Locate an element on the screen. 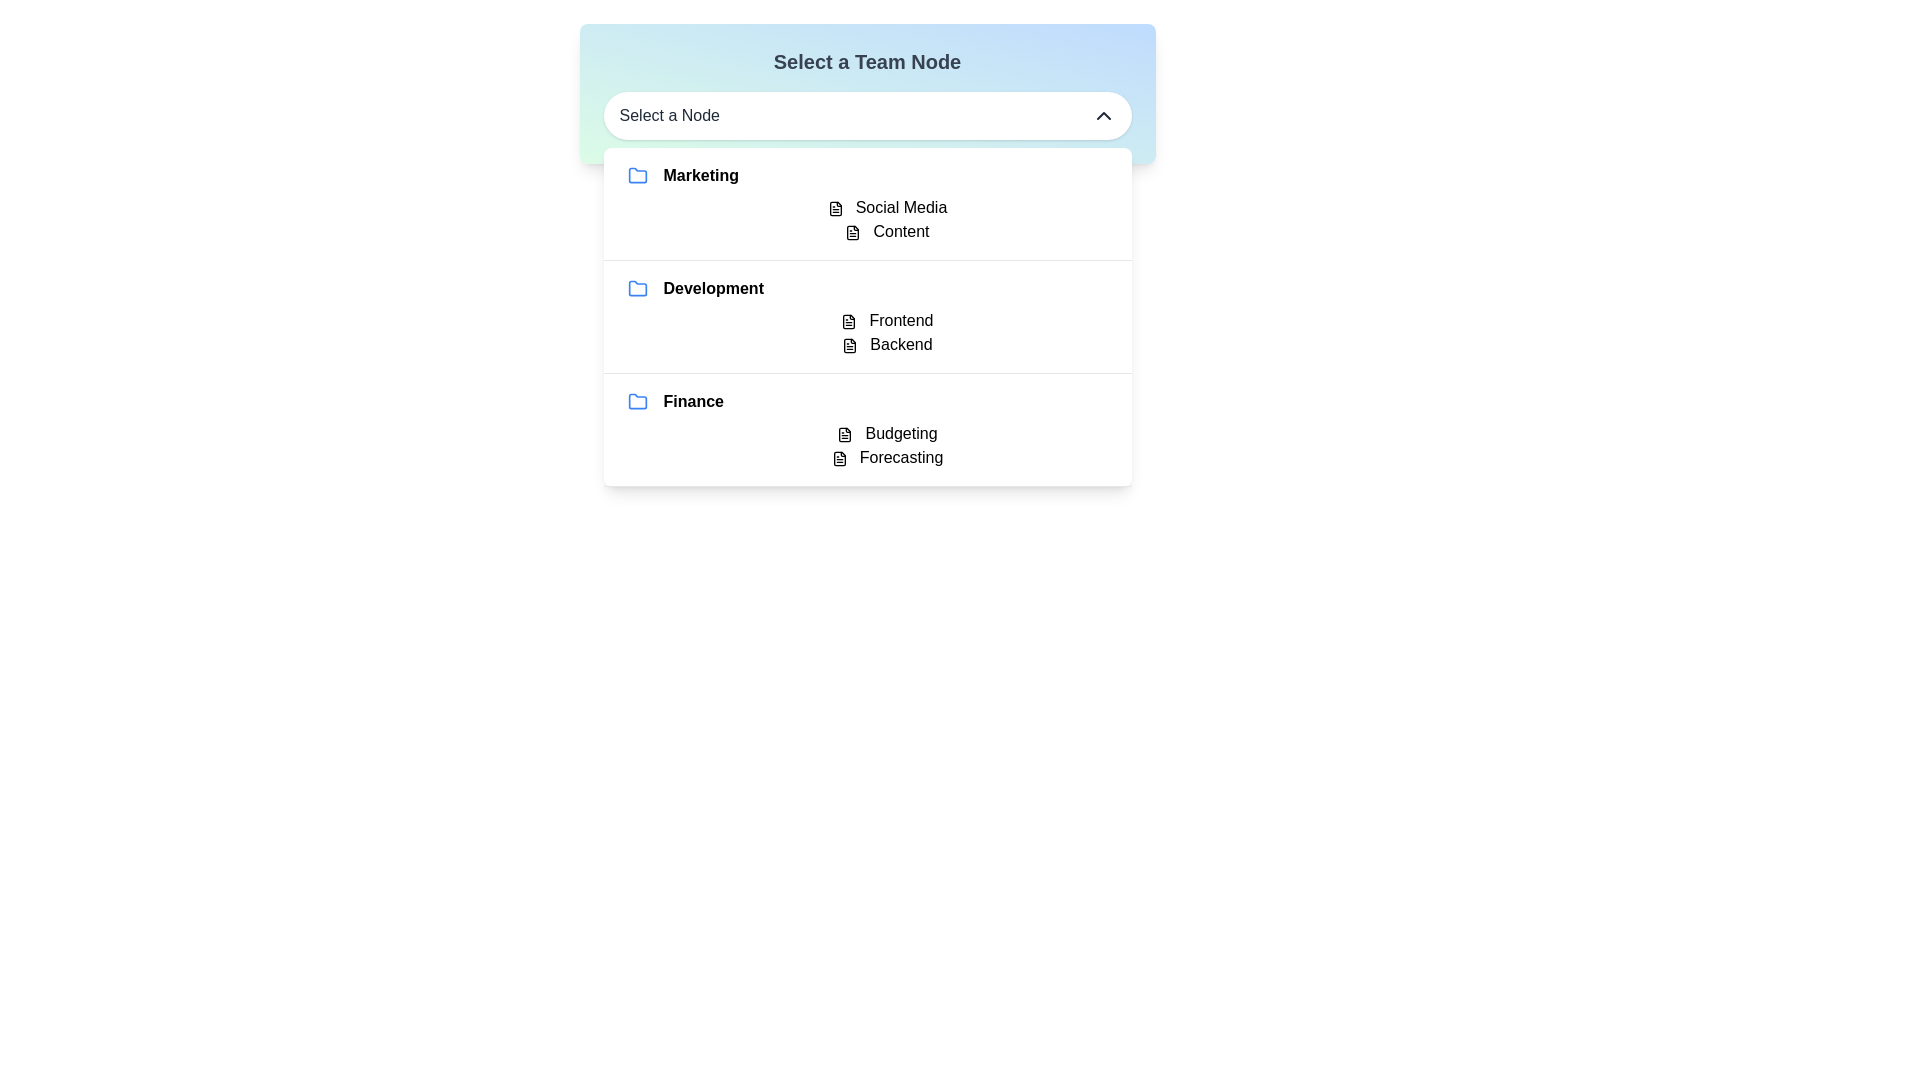  the clickable text label with an accompanying icon located beneath the 'Social Media' item in the 'Marketing' section to change its color is located at coordinates (886, 230).